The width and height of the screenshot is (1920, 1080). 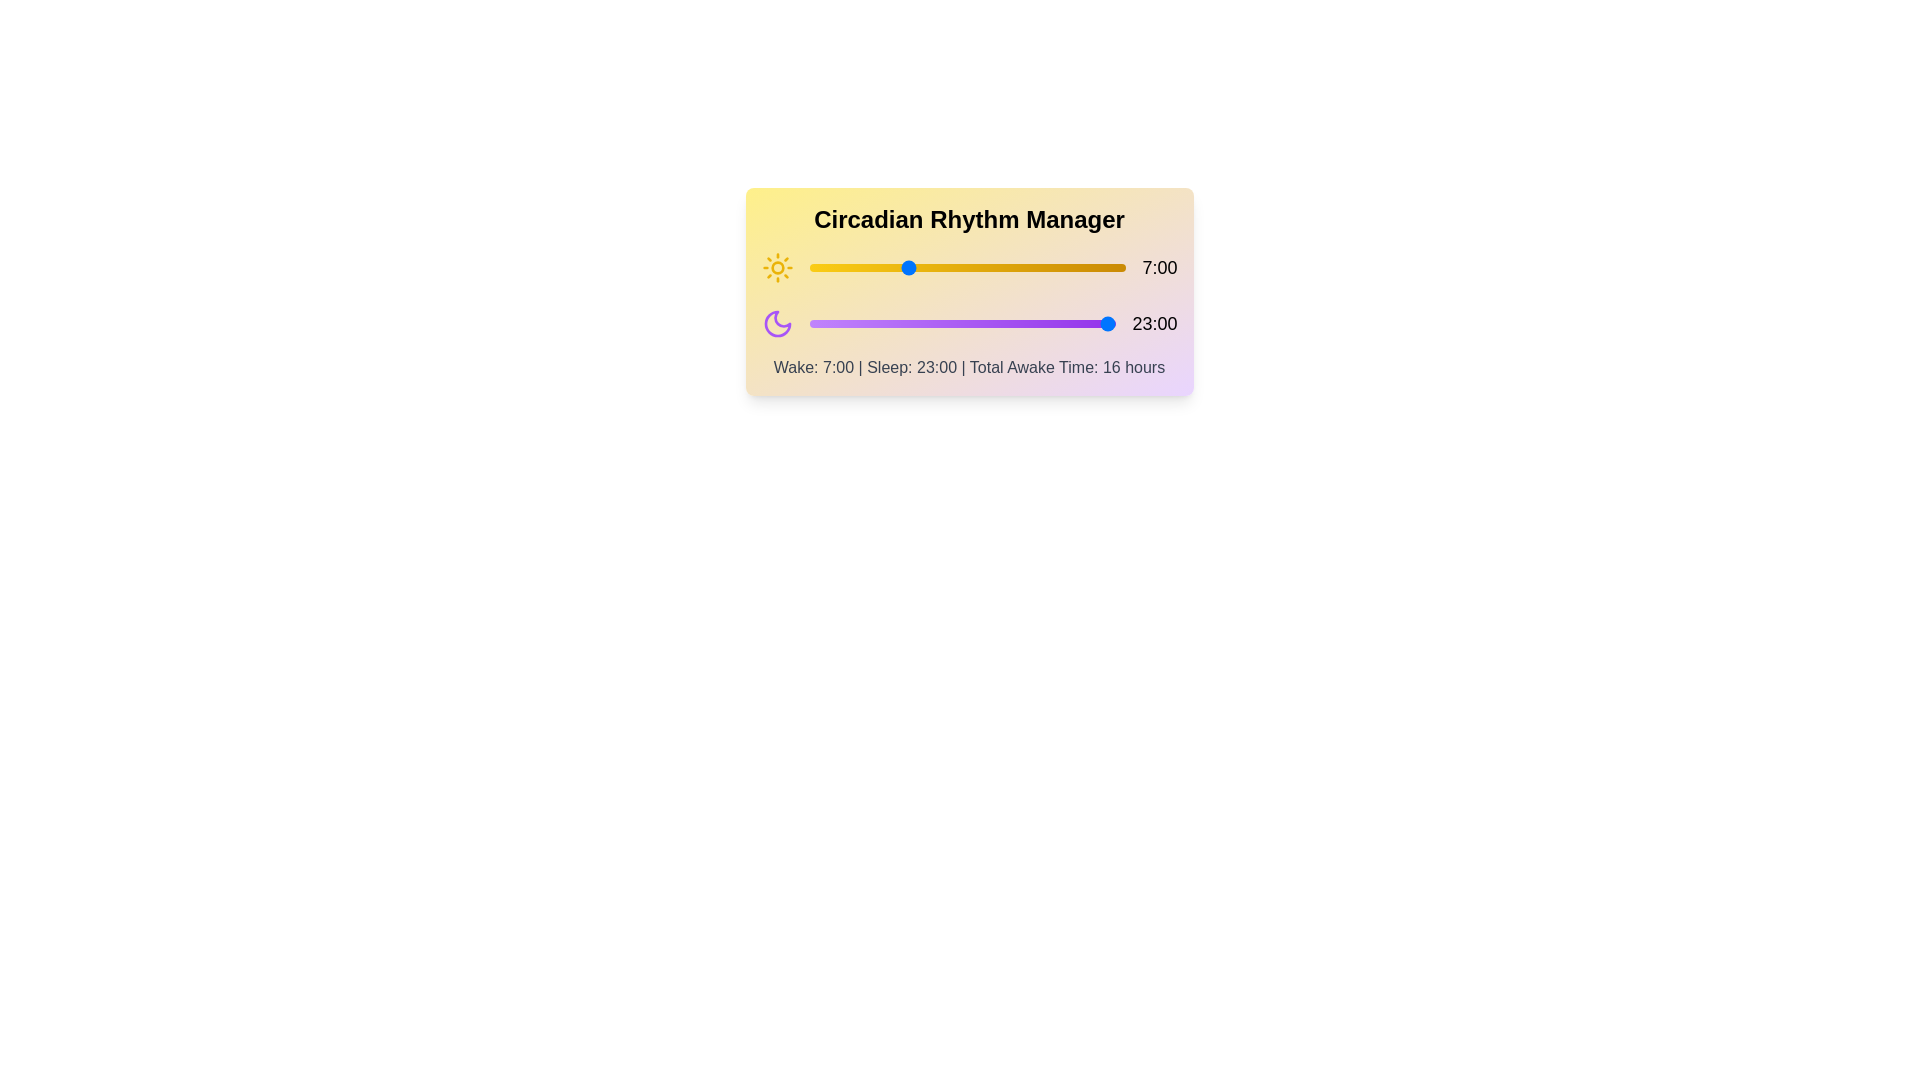 I want to click on the wake hour to 18 by moving the slider, so click(x=1056, y=266).